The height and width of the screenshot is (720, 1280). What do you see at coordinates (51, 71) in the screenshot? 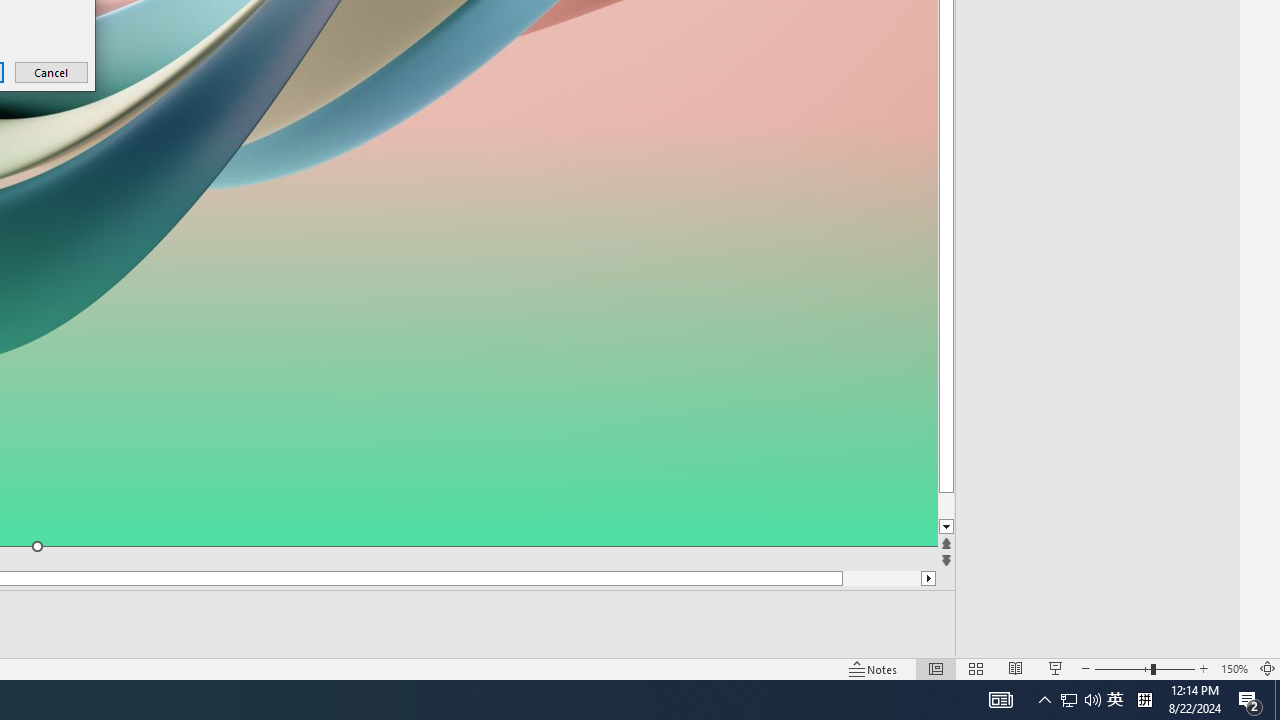
I see `'Cancel'` at bounding box center [51, 71].